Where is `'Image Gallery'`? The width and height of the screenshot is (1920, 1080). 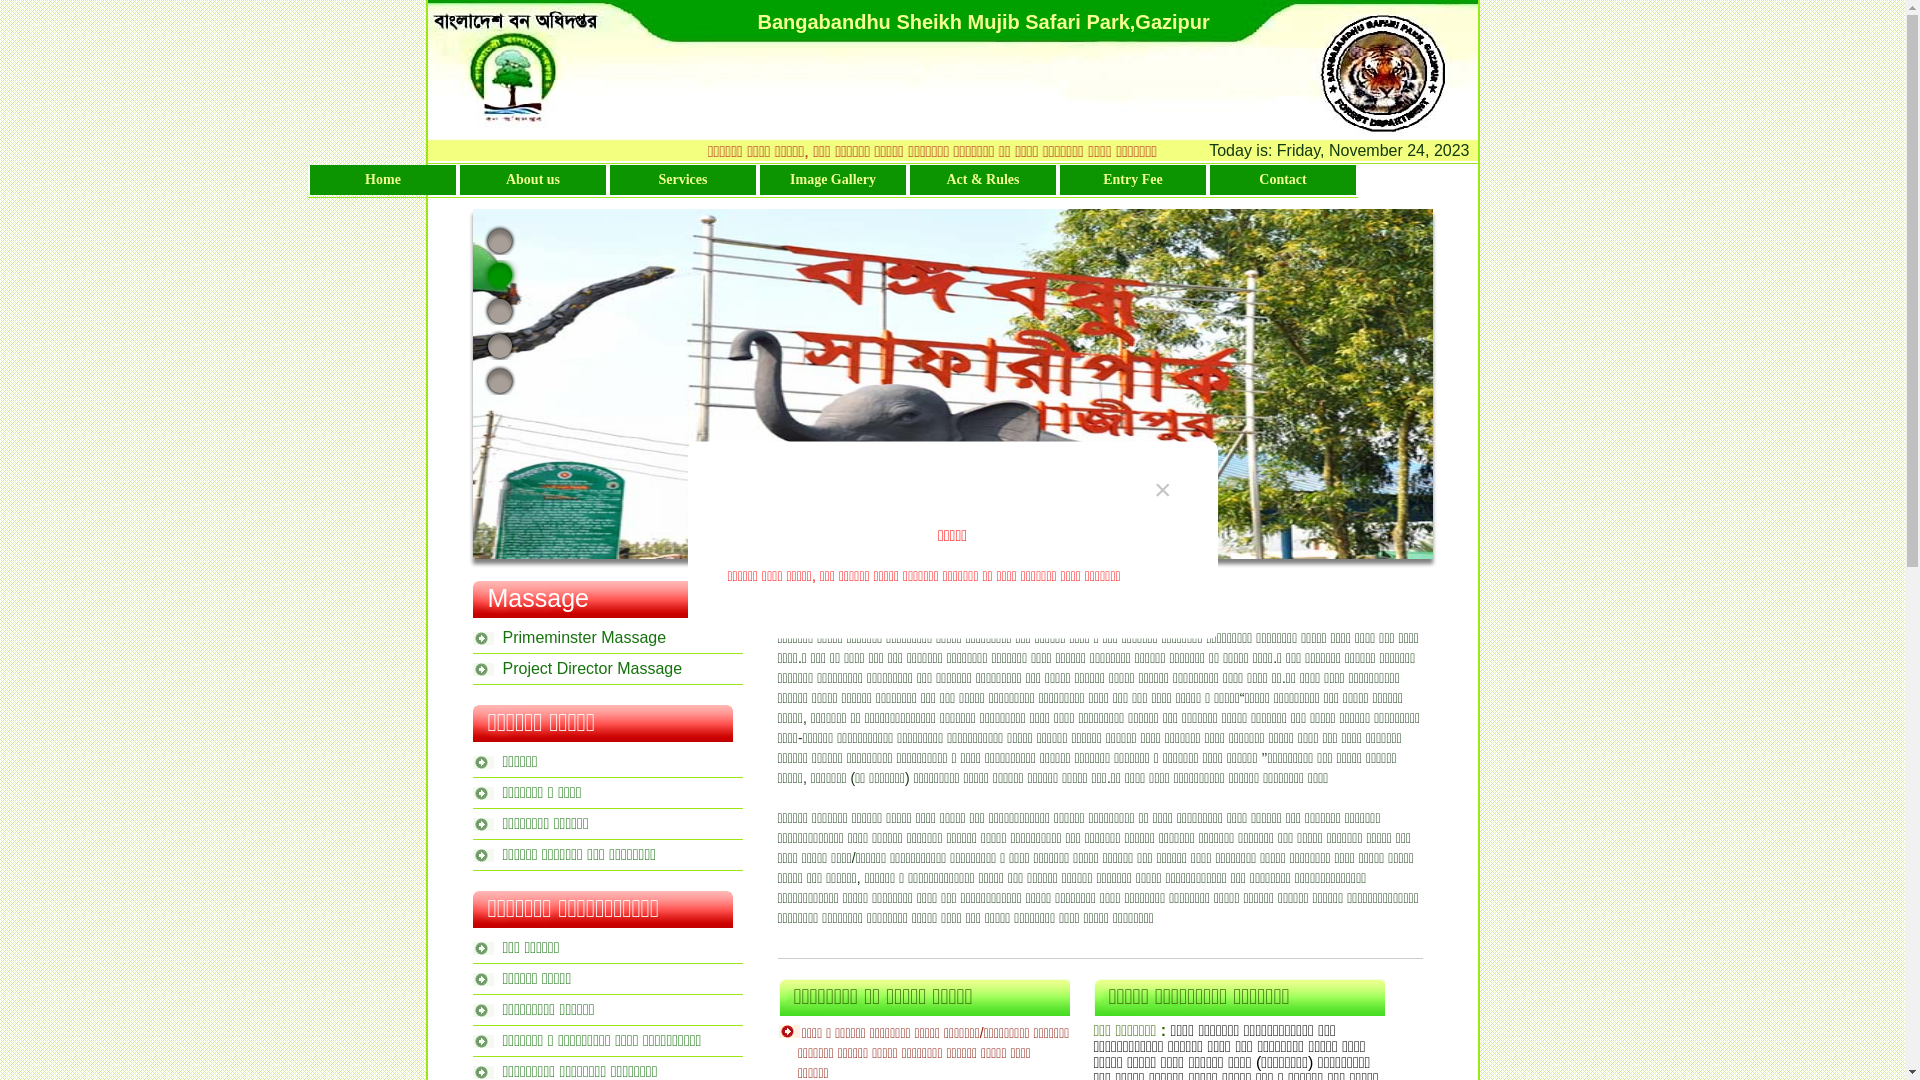 'Image Gallery' is located at coordinates (833, 180).